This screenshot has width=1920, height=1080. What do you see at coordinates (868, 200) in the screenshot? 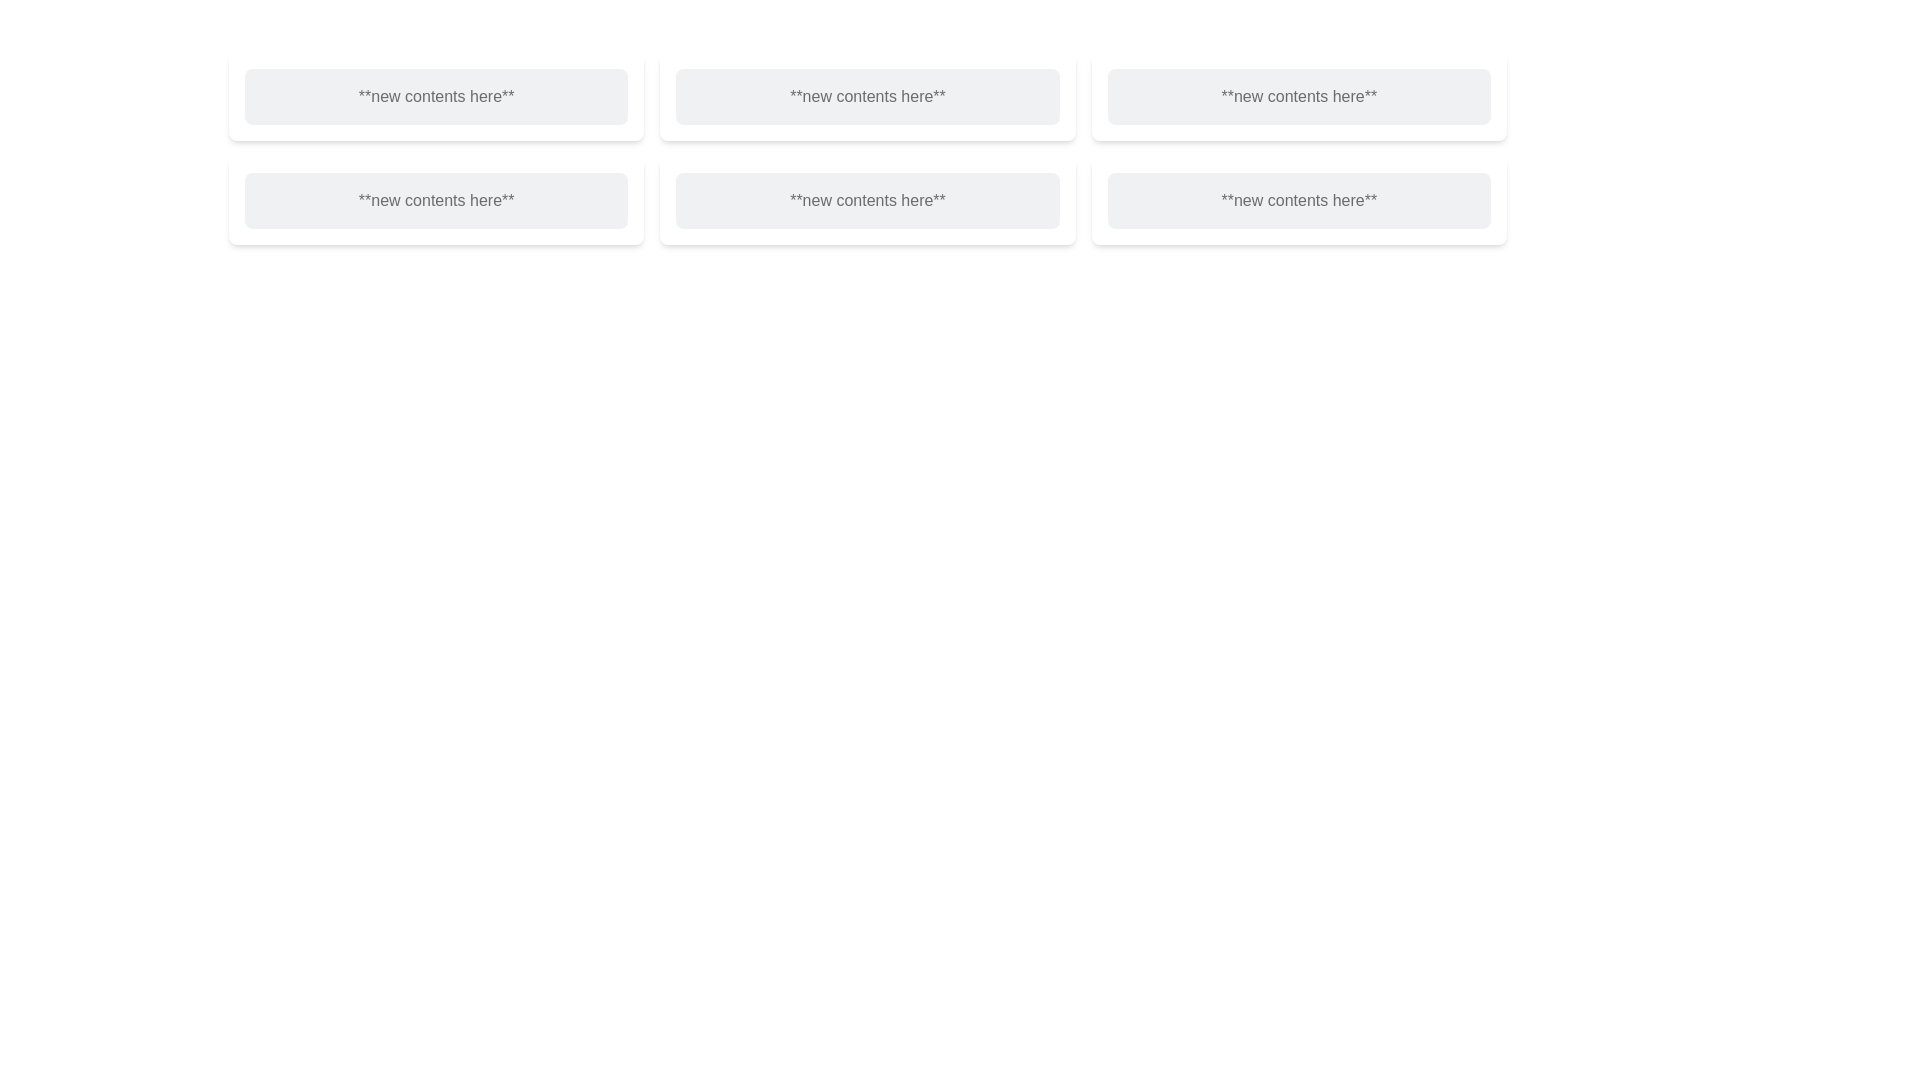
I see `the clickable text contained within the card located in the 3rd column of the 2nd row of the grid layout` at bounding box center [868, 200].